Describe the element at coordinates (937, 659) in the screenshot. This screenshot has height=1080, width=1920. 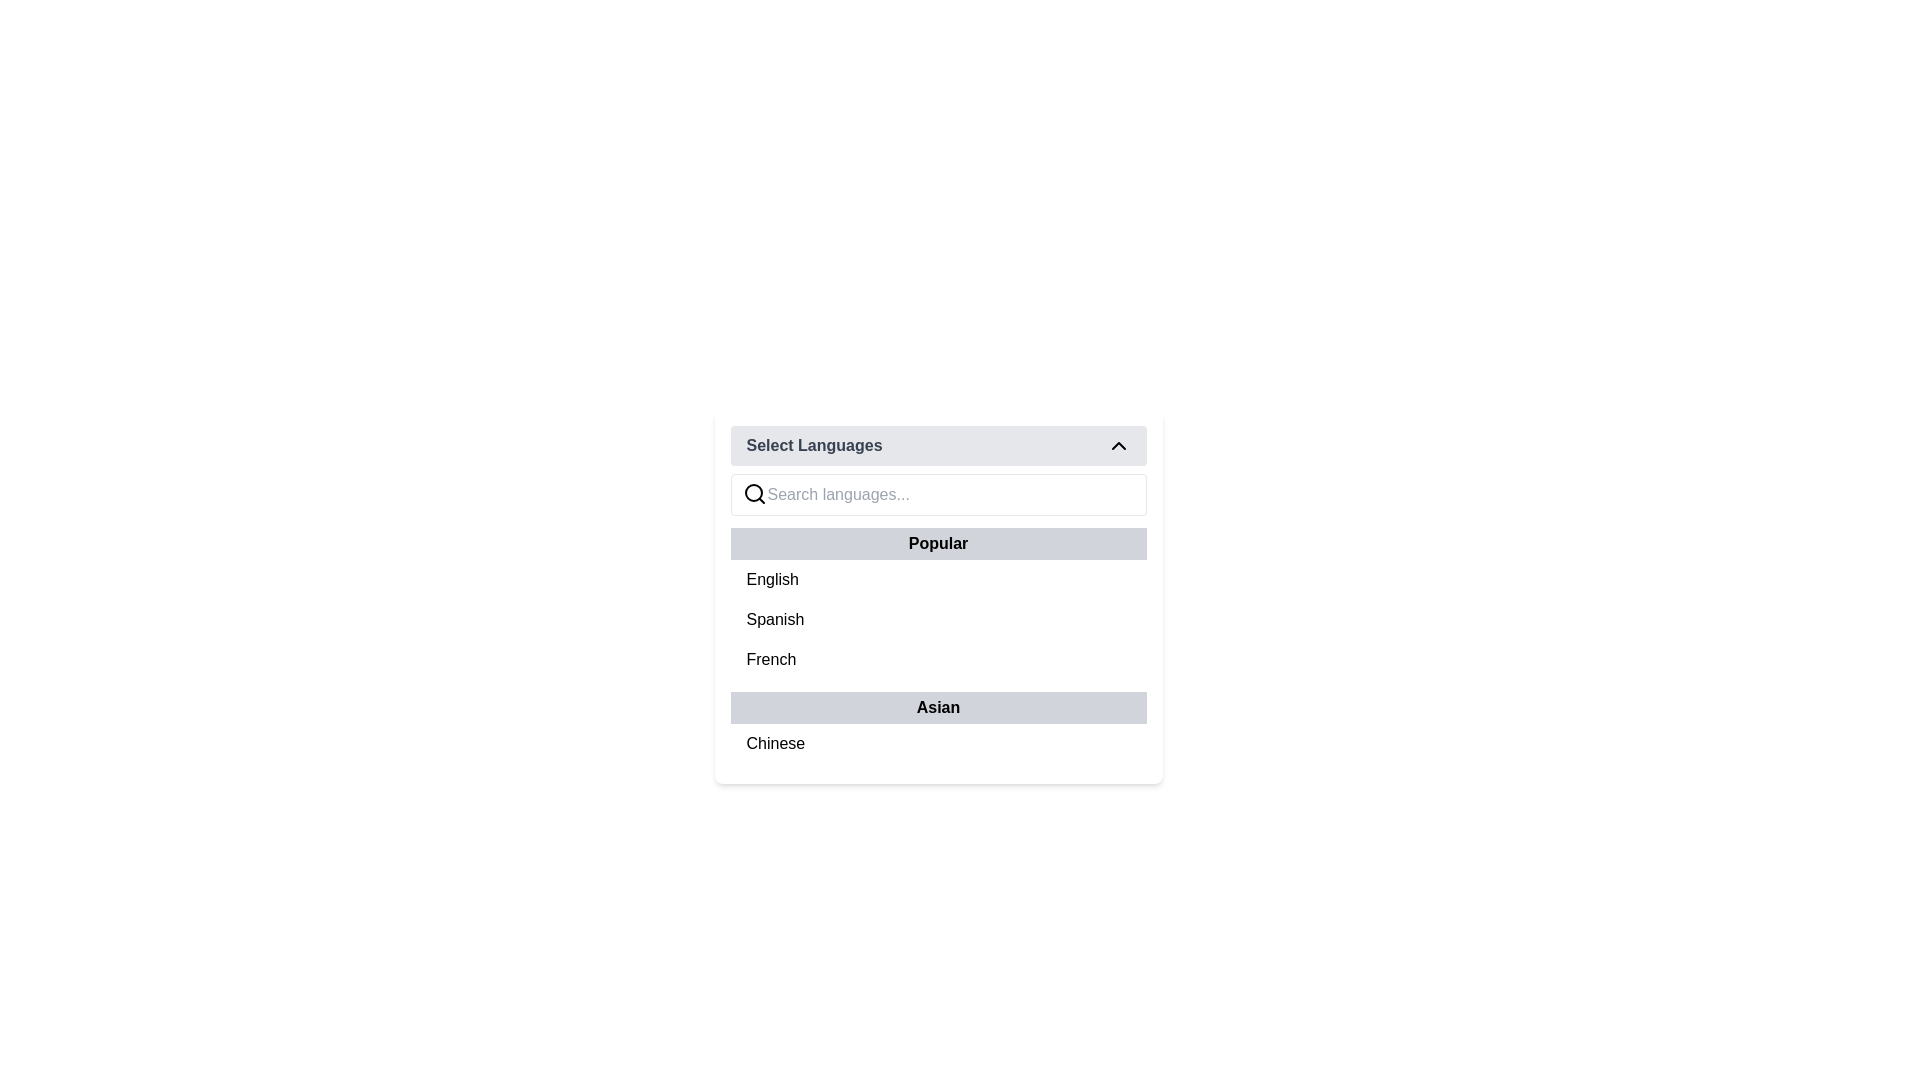
I see `the 'French' language option in the 'Select Languages' dropdown menu, which is the third item under the 'Popular' section` at that location.